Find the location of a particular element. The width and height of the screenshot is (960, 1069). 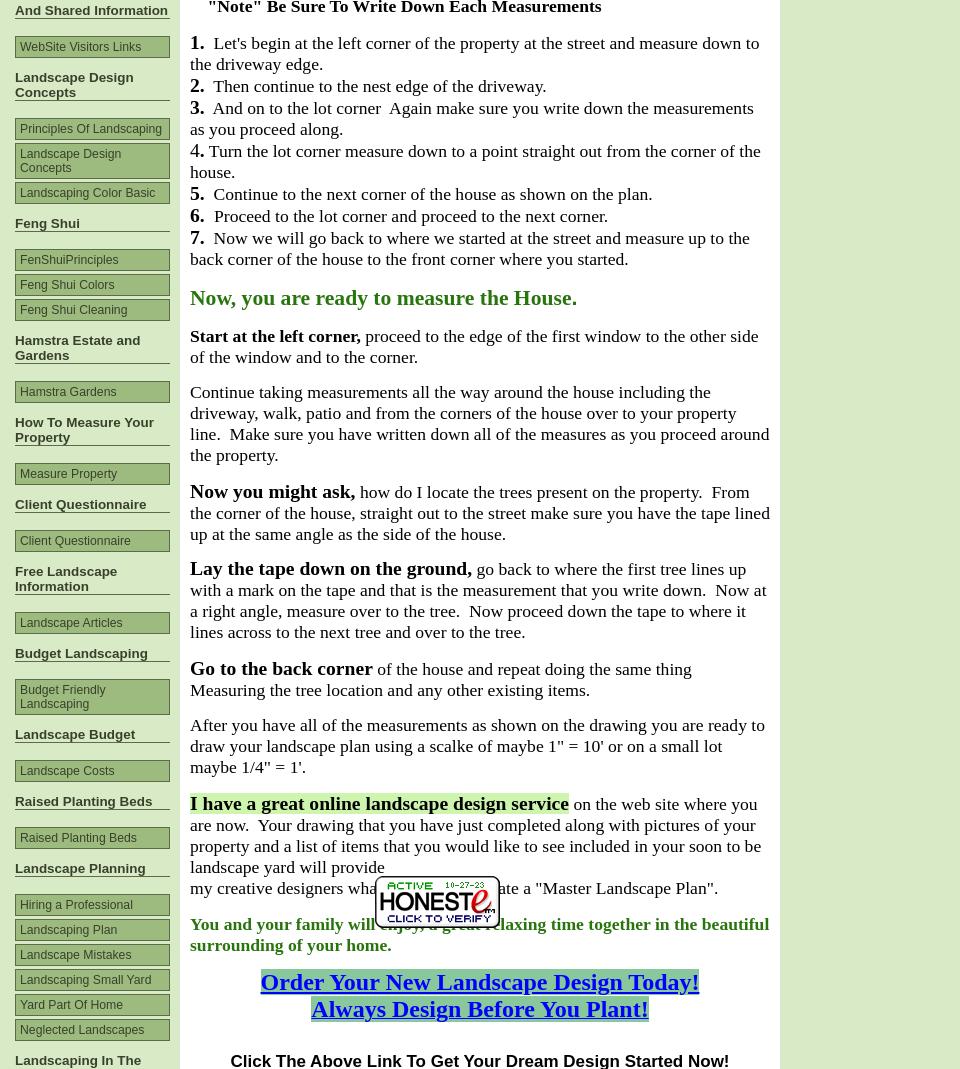

'surrounding of your home.' is located at coordinates (289, 943).